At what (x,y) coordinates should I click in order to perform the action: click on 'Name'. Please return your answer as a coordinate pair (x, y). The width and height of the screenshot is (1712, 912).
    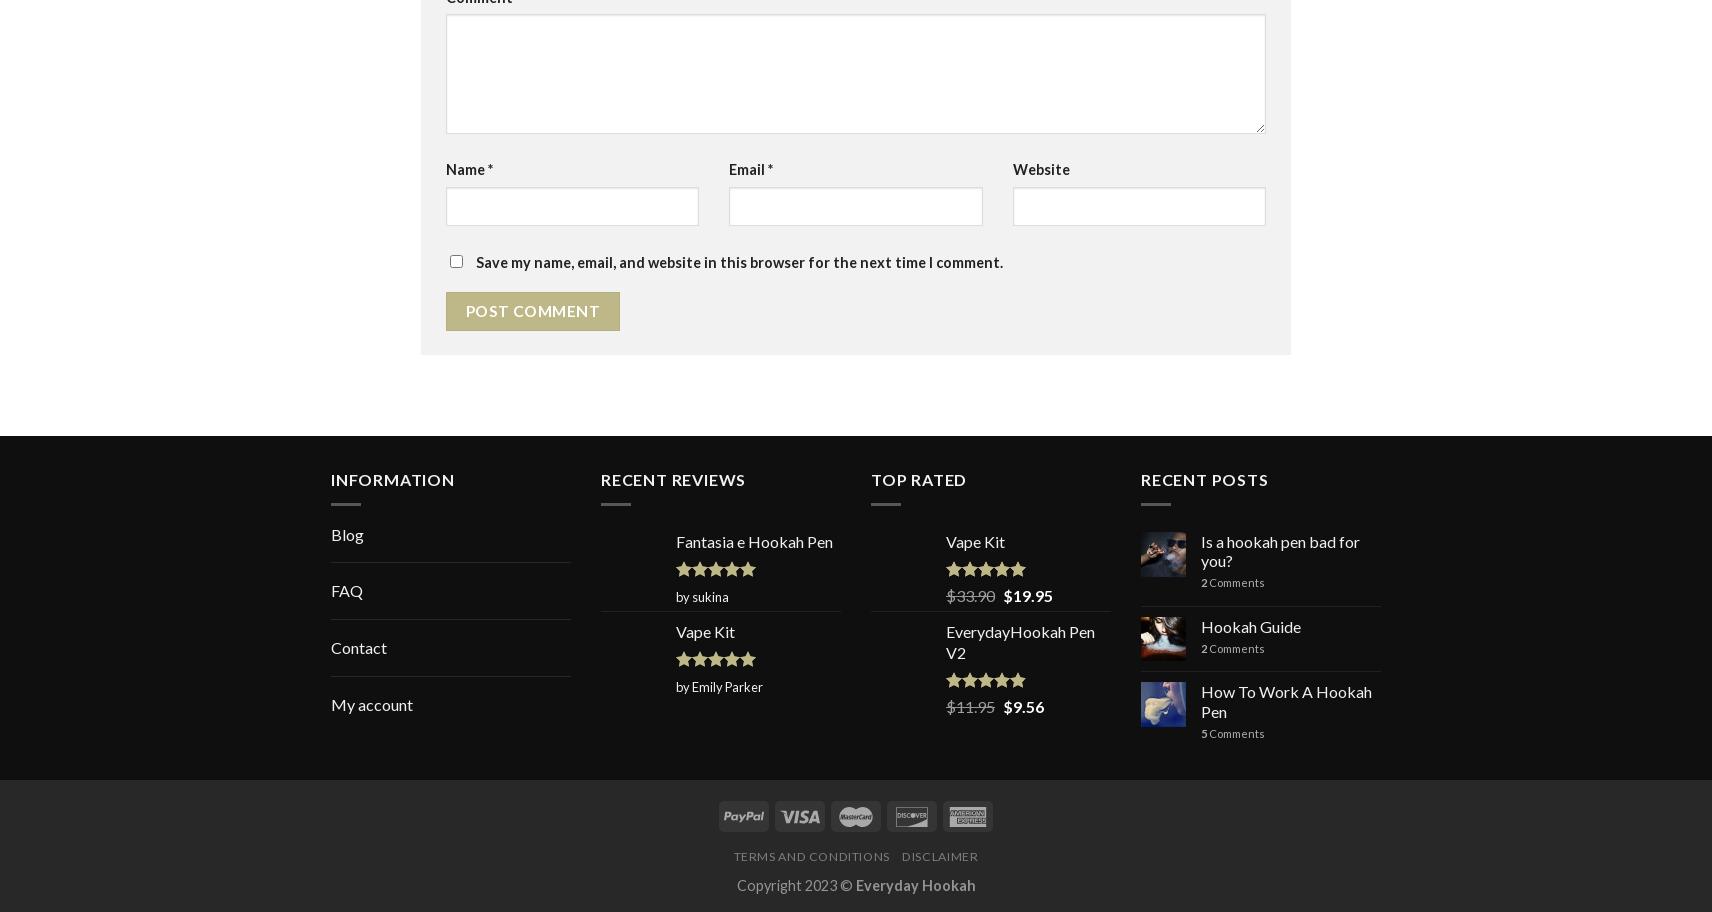
    Looking at the image, I should click on (466, 168).